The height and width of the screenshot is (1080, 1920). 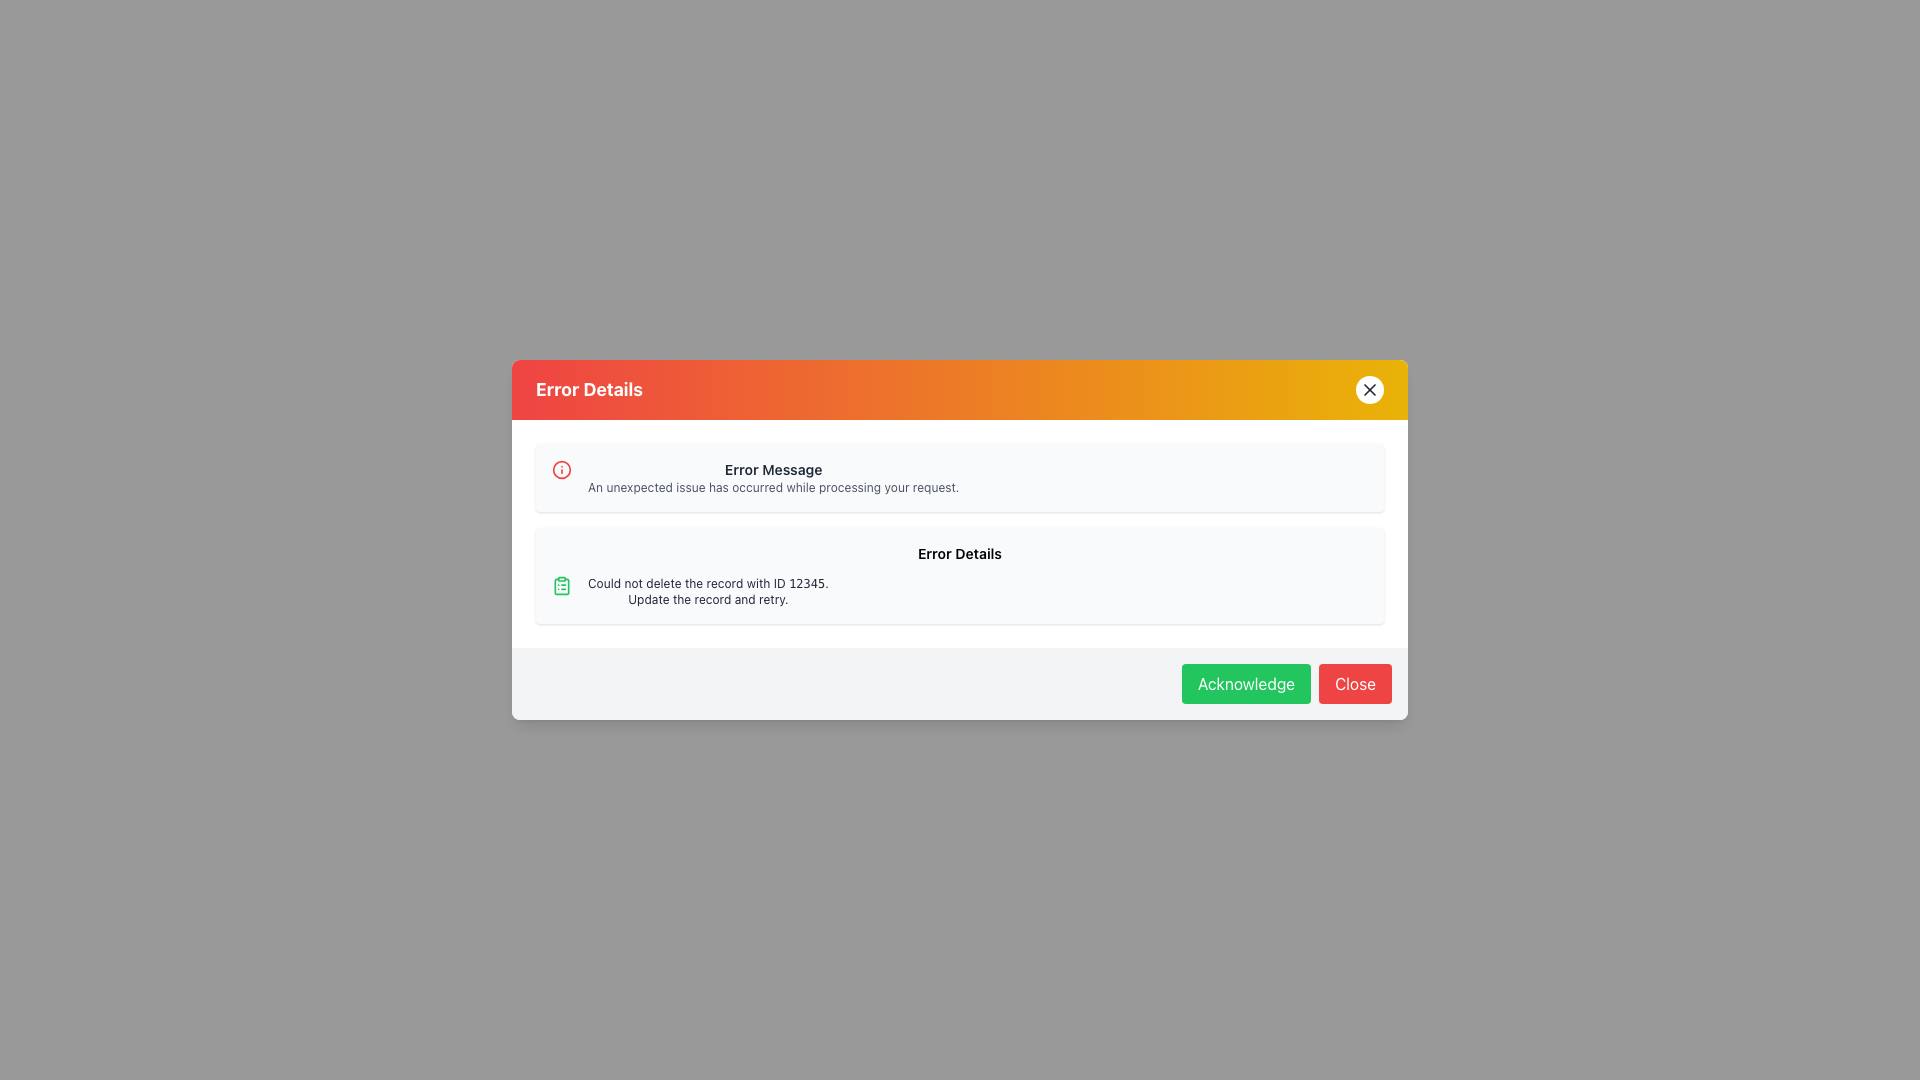 What do you see at coordinates (772, 470) in the screenshot?
I see `text from the 'Error Message' label, which is a bold, small, dark gray text located in the upper section of the 'Error Details' modal` at bounding box center [772, 470].